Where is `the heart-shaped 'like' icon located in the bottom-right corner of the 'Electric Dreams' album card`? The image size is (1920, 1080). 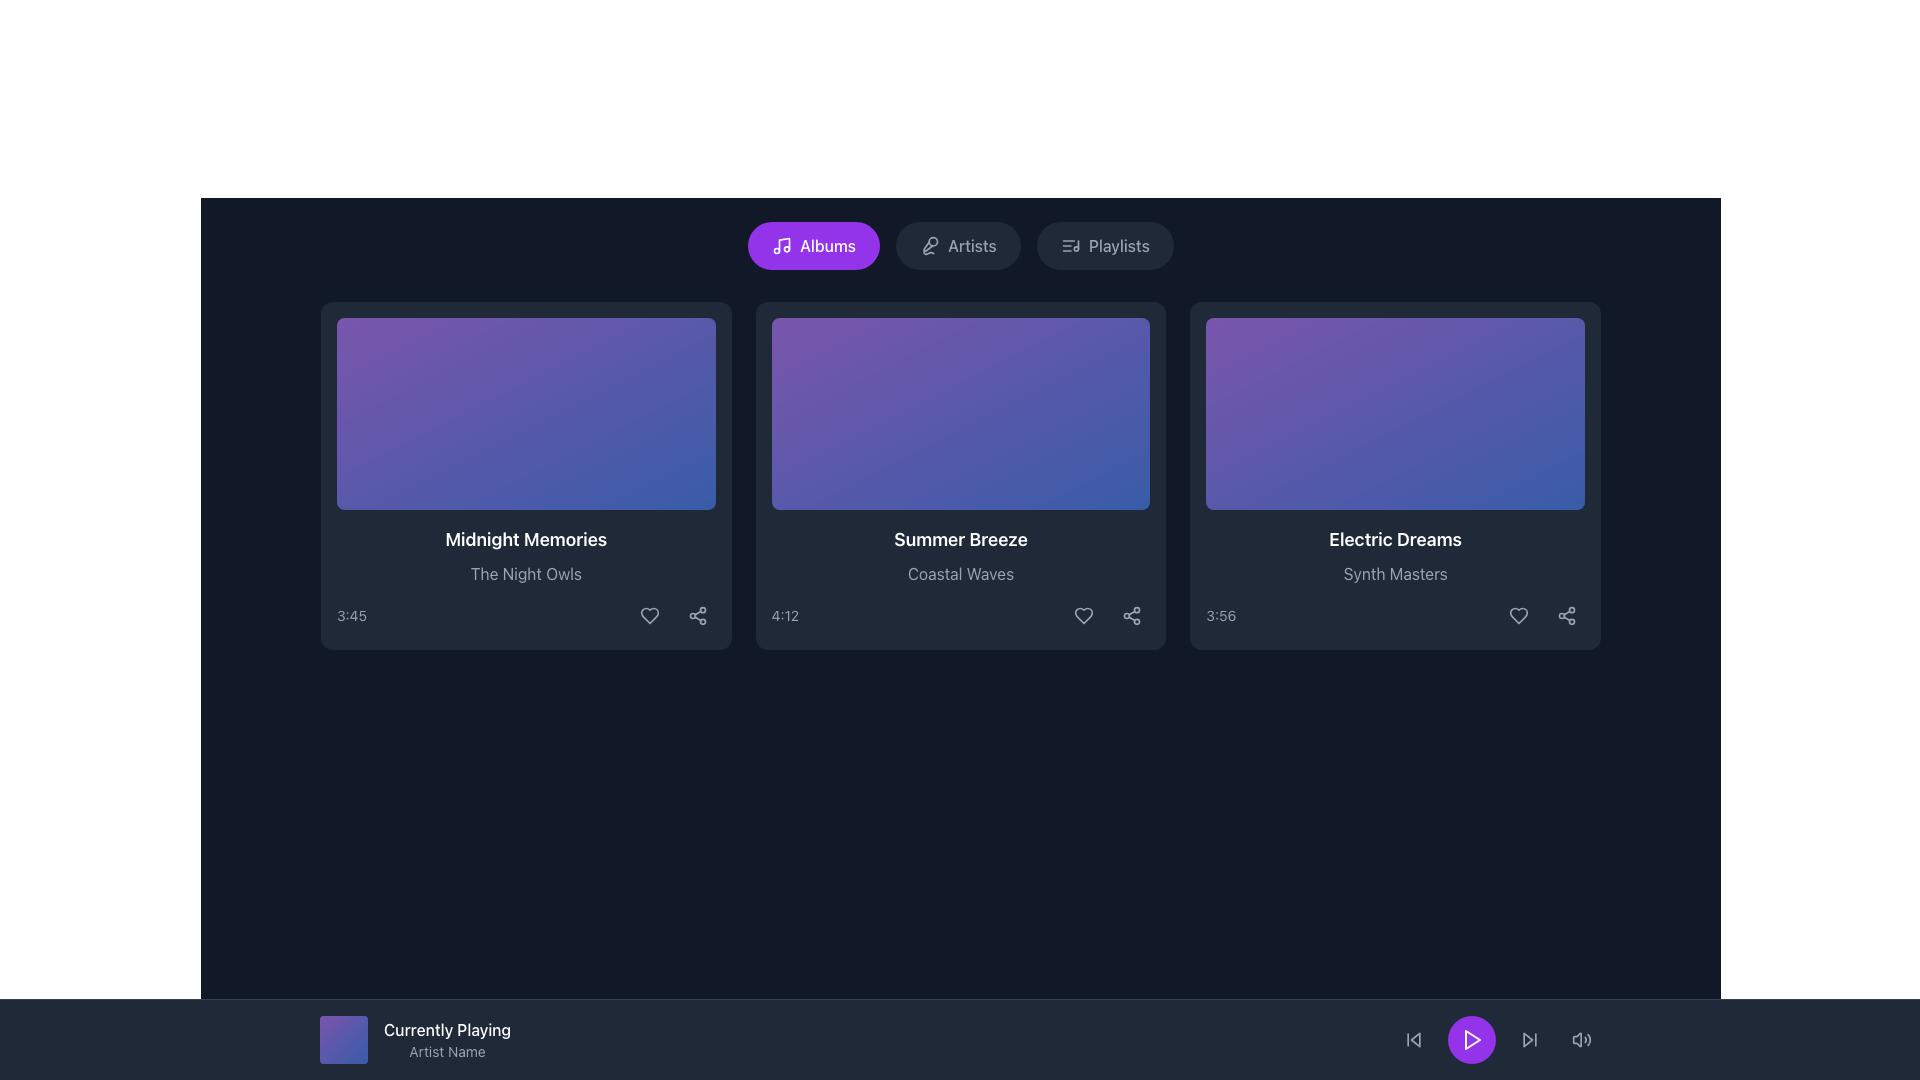
the heart-shaped 'like' icon located in the bottom-right corner of the 'Electric Dreams' album card is located at coordinates (1518, 615).